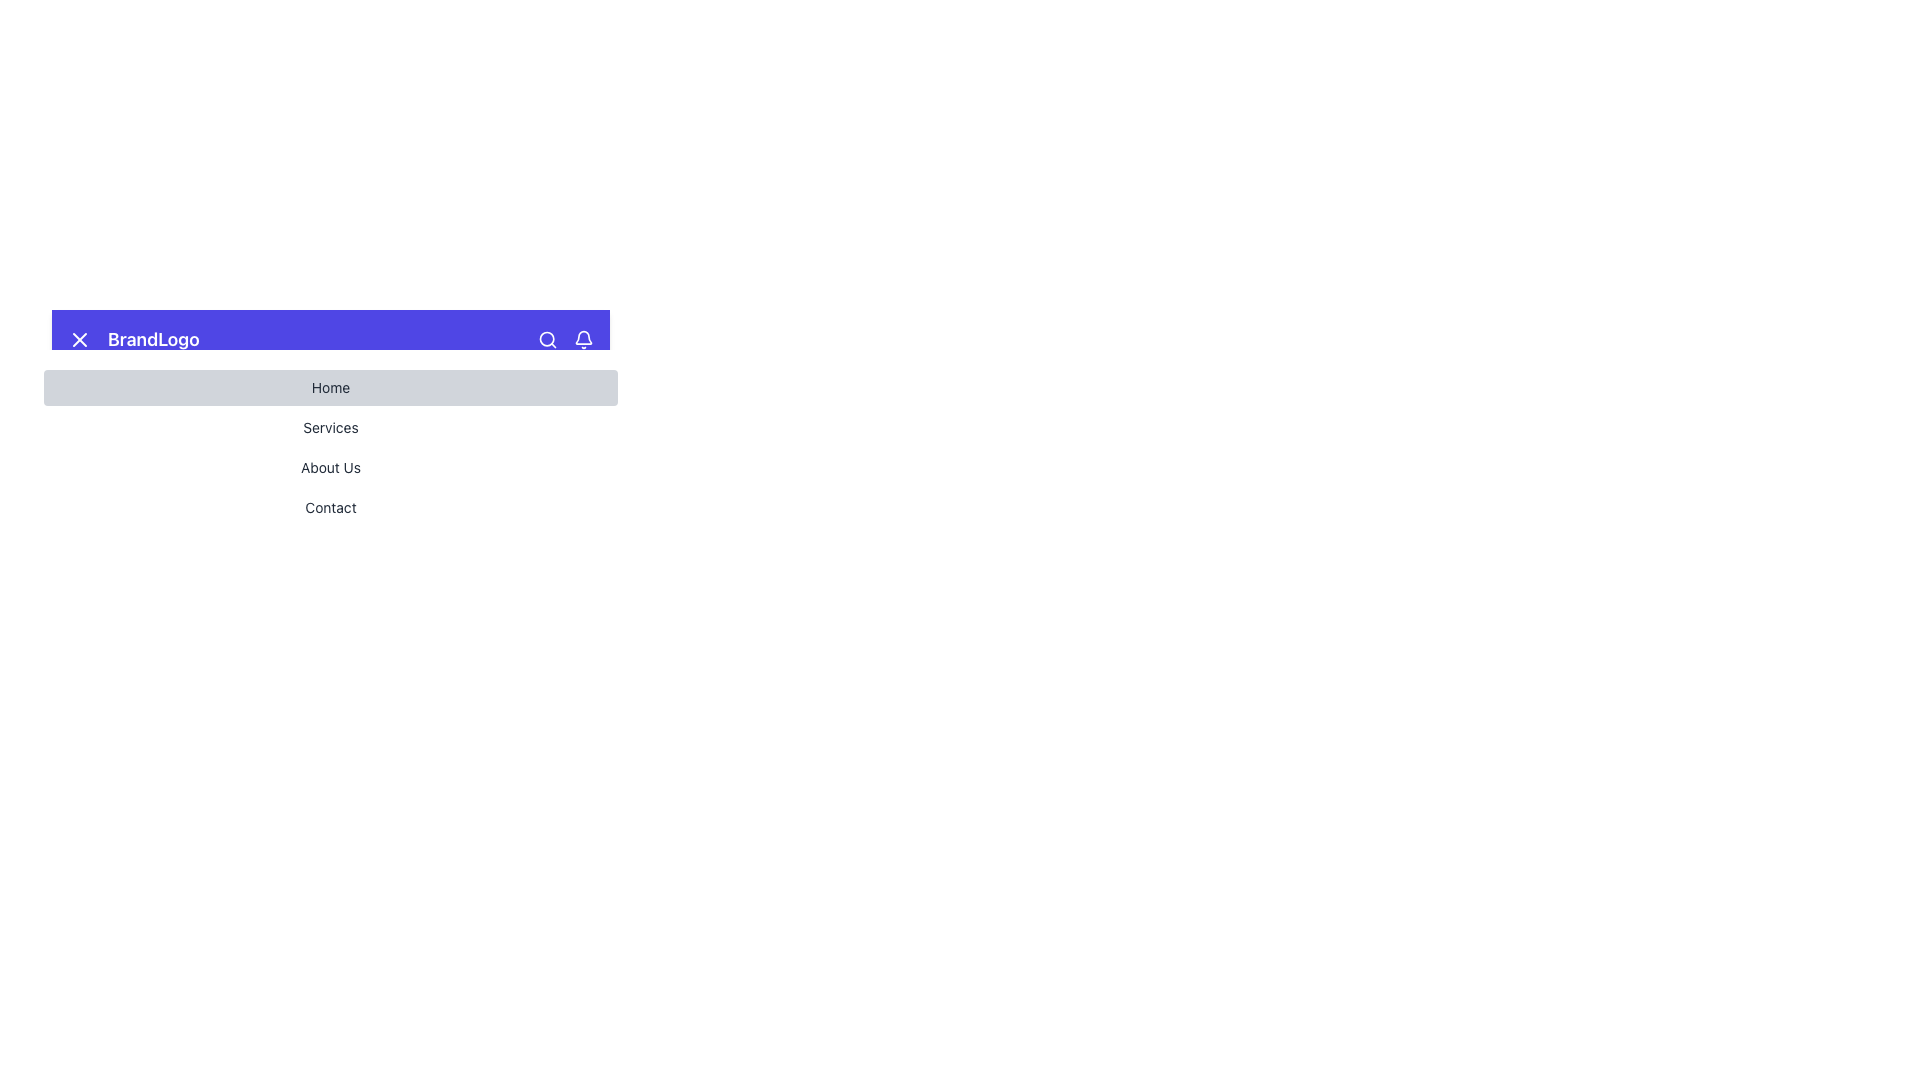 This screenshot has width=1920, height=1080. Describe the element at coordinates (331, 388) in the screenshot. I see `the 'Home' navigation button located at the top-center of the vertical navigation list under the purple header bar` at that location.